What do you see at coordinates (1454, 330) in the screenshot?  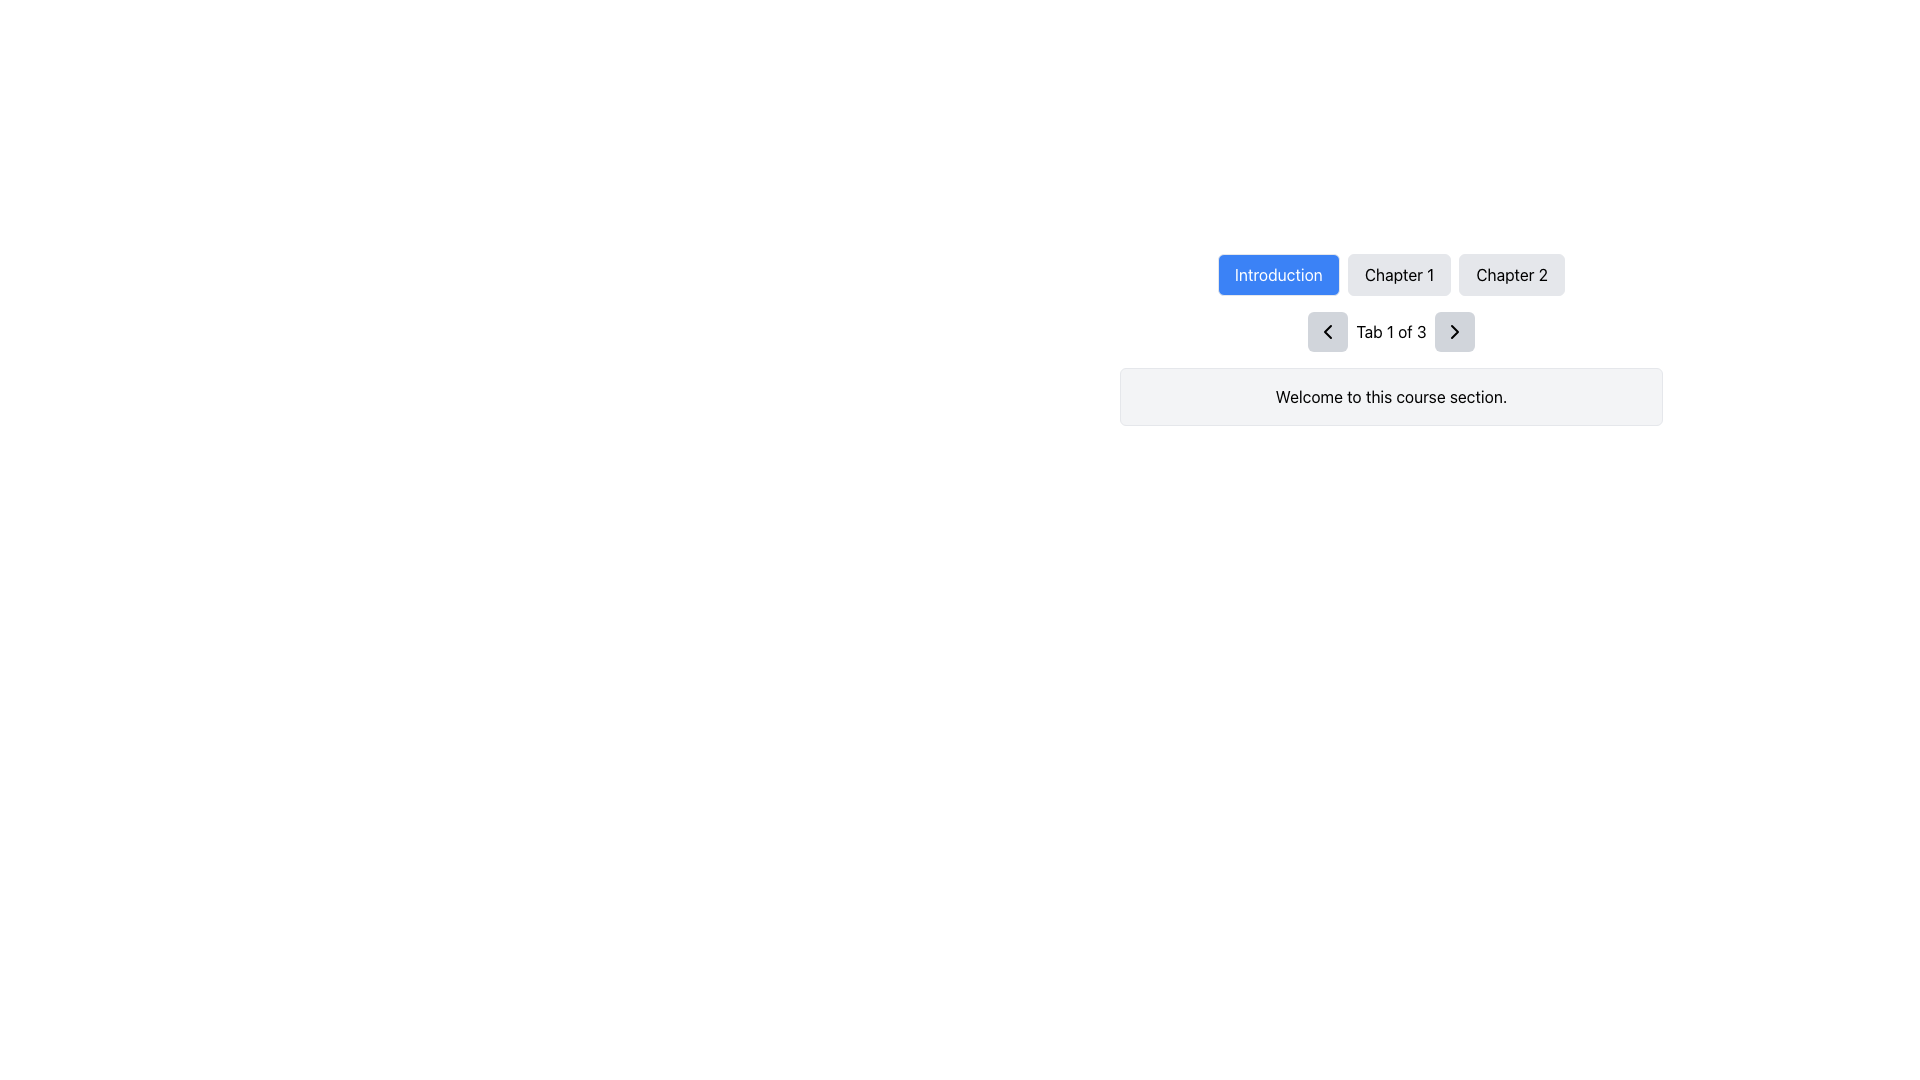 I see `the chevron icon button located in the rightmost position of the navigation control group, adjacent to 'Tab 1 of 3', to change its background color` at bounding box center [1454, 330].